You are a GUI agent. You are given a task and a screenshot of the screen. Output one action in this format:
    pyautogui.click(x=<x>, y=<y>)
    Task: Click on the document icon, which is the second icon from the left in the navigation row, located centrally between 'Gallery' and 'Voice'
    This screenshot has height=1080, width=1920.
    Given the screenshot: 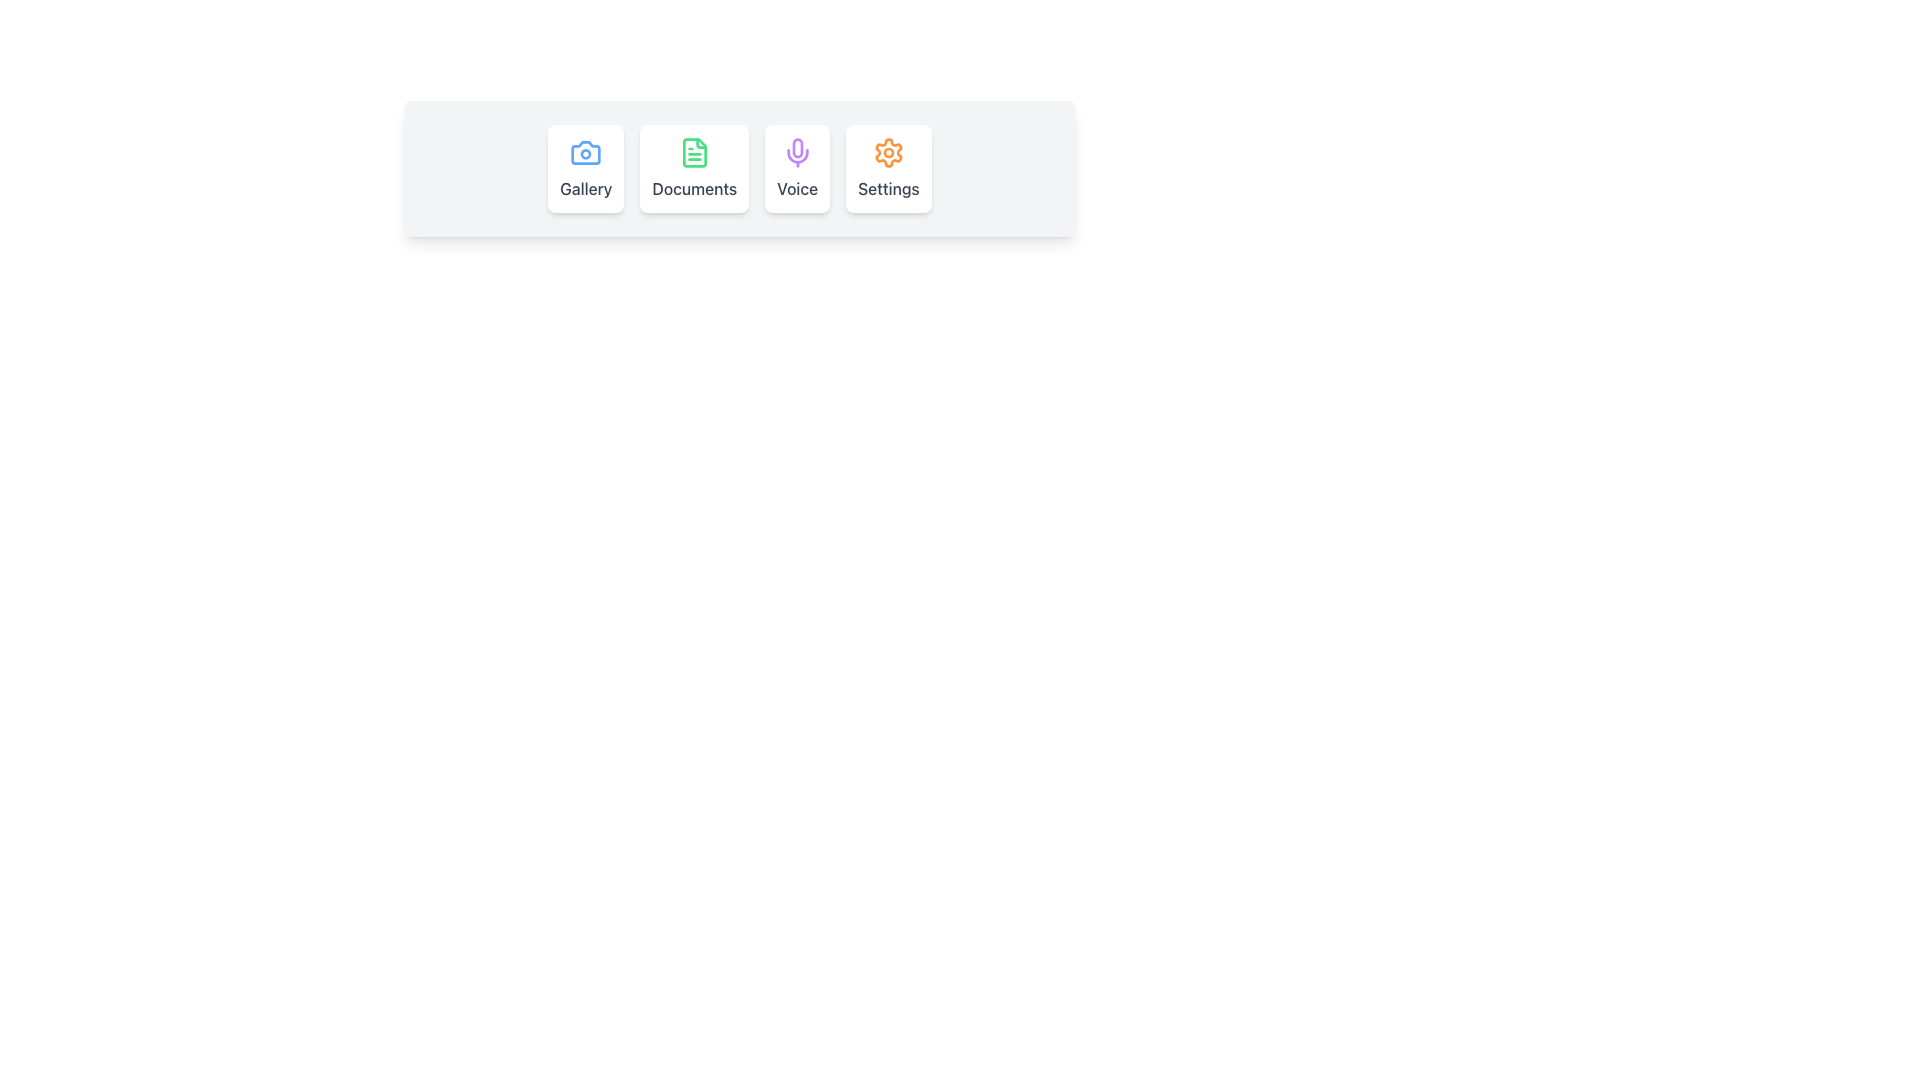 What is the action you would take?
    pyautogui.click(x=694, y=152)
    